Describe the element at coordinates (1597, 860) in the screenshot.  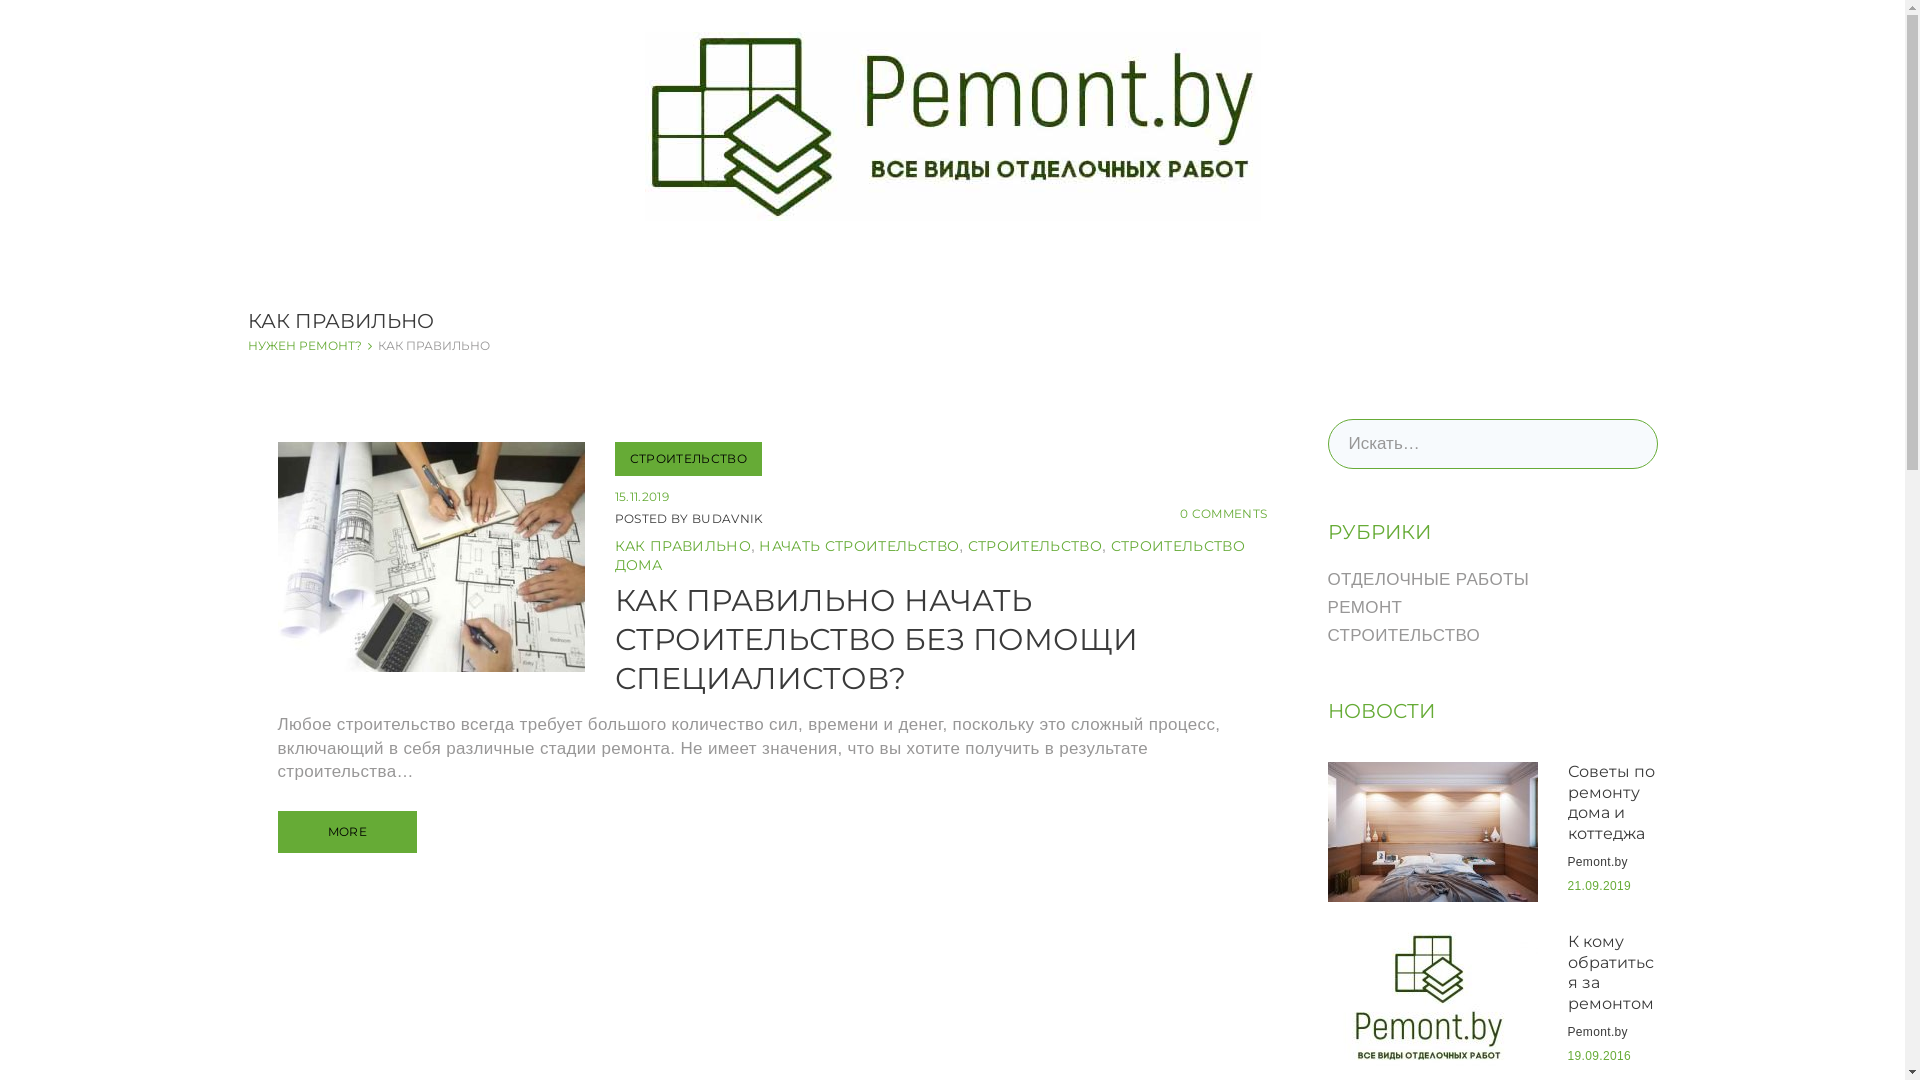
I see `'Pemont.by'` at that location.